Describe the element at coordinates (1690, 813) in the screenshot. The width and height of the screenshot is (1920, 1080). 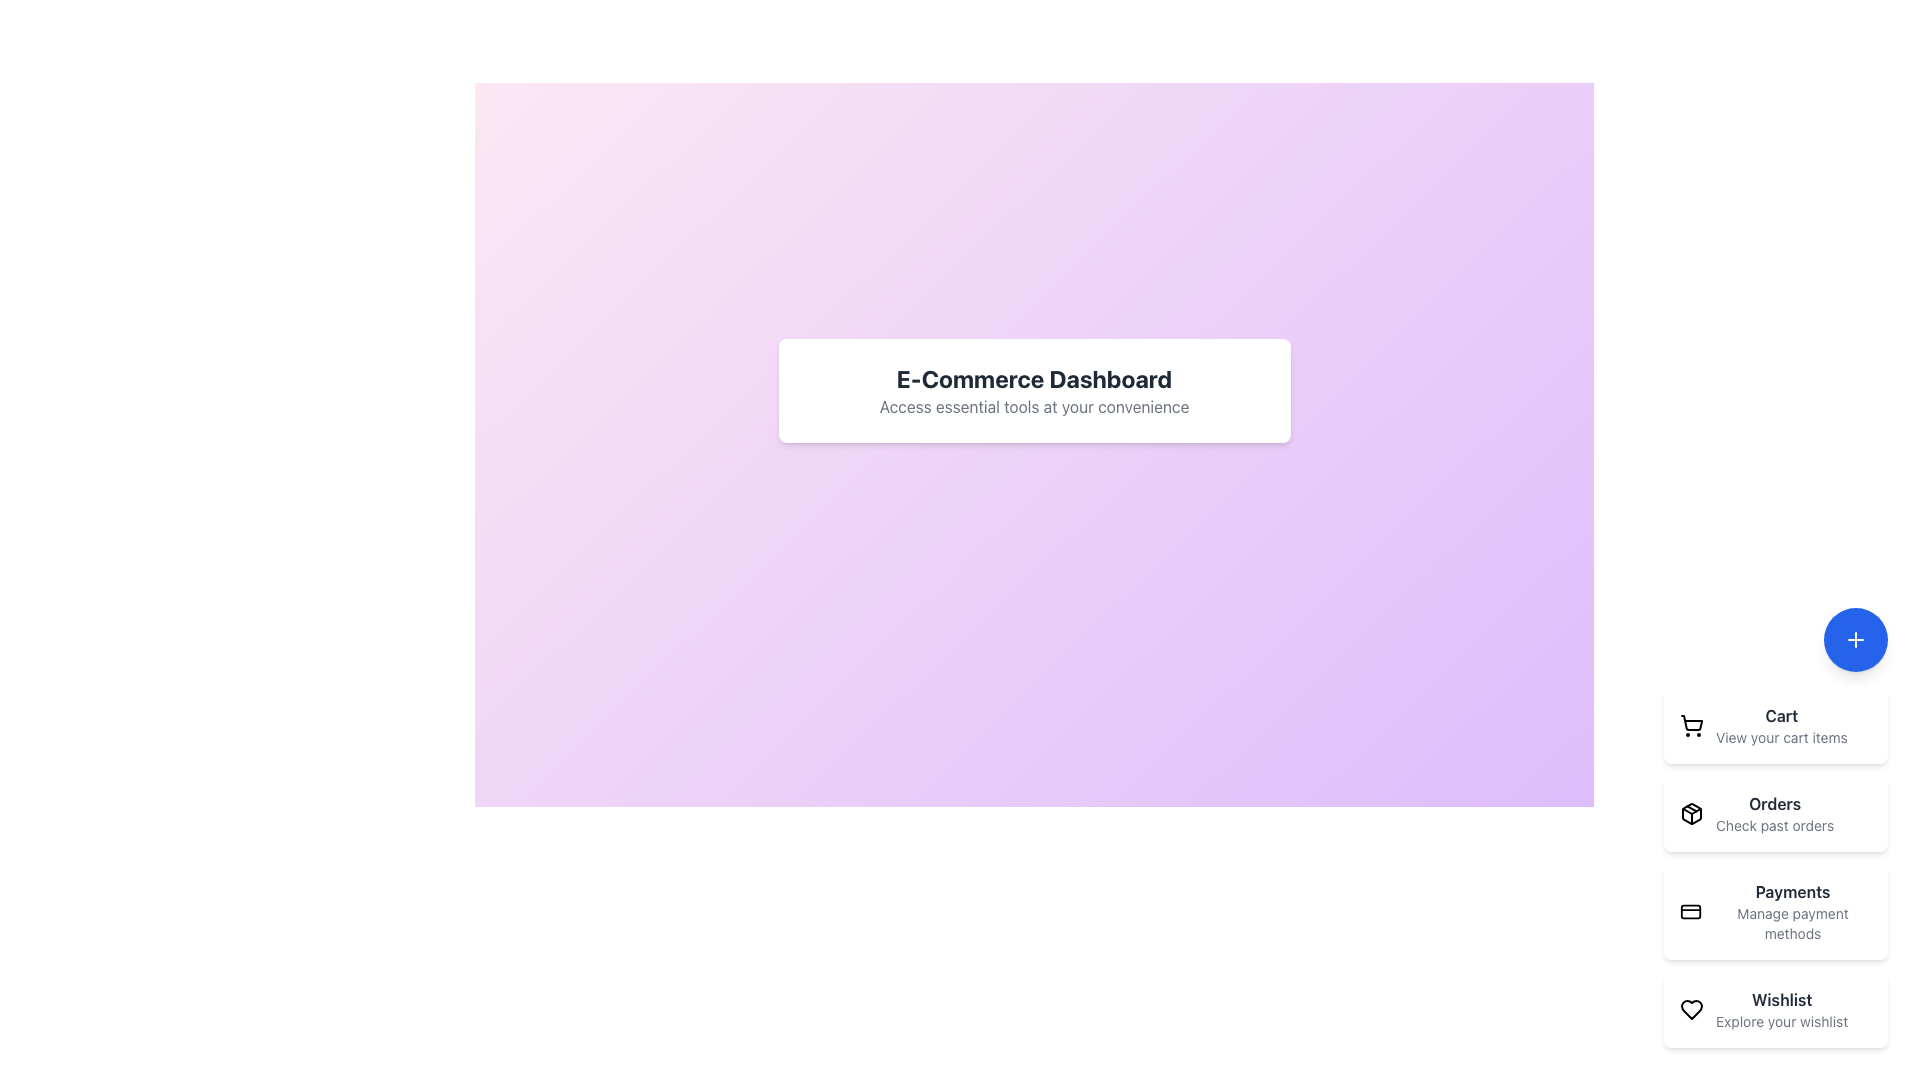
I see `the stylized cube icon located within the 'Orders' card, to the left of the text 'Orders' and 'Check past orders'` at that location.